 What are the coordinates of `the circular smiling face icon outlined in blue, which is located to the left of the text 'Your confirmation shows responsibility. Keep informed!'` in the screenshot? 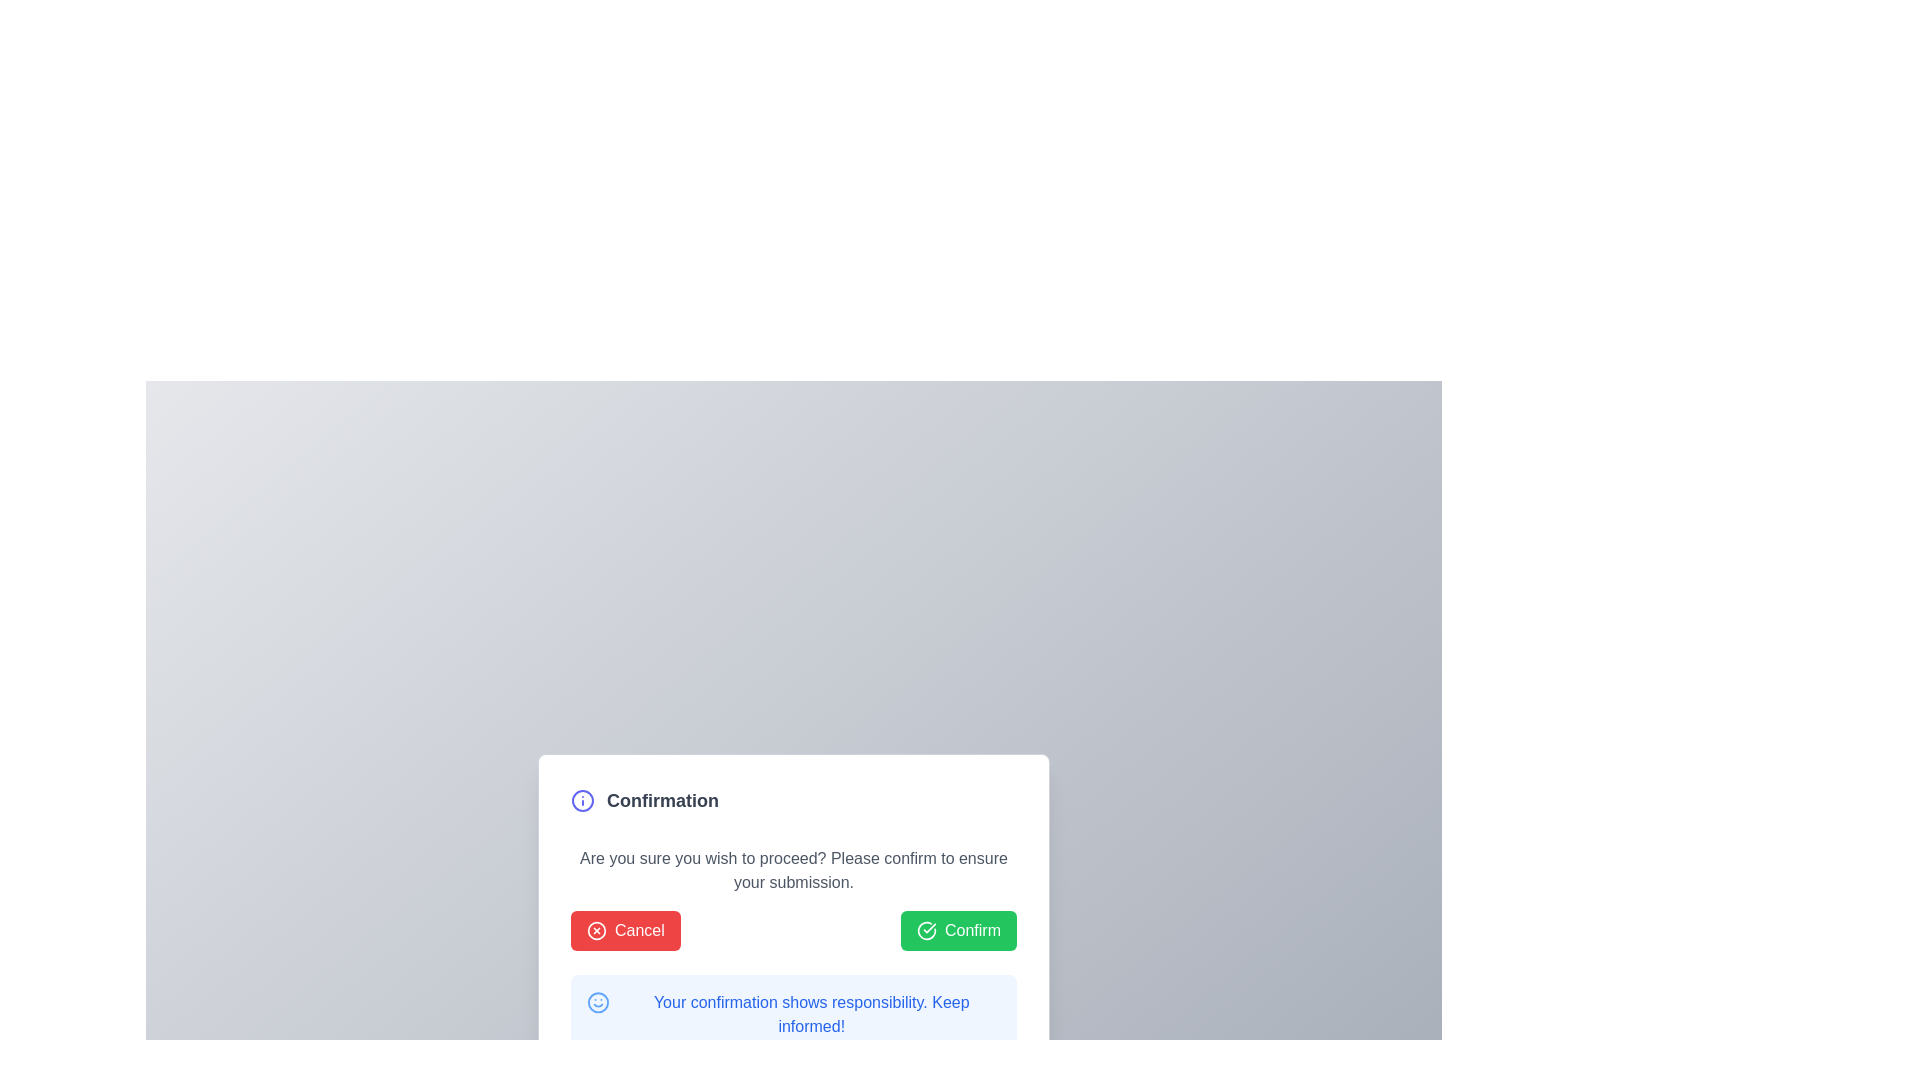 It's located at (597, 1002).